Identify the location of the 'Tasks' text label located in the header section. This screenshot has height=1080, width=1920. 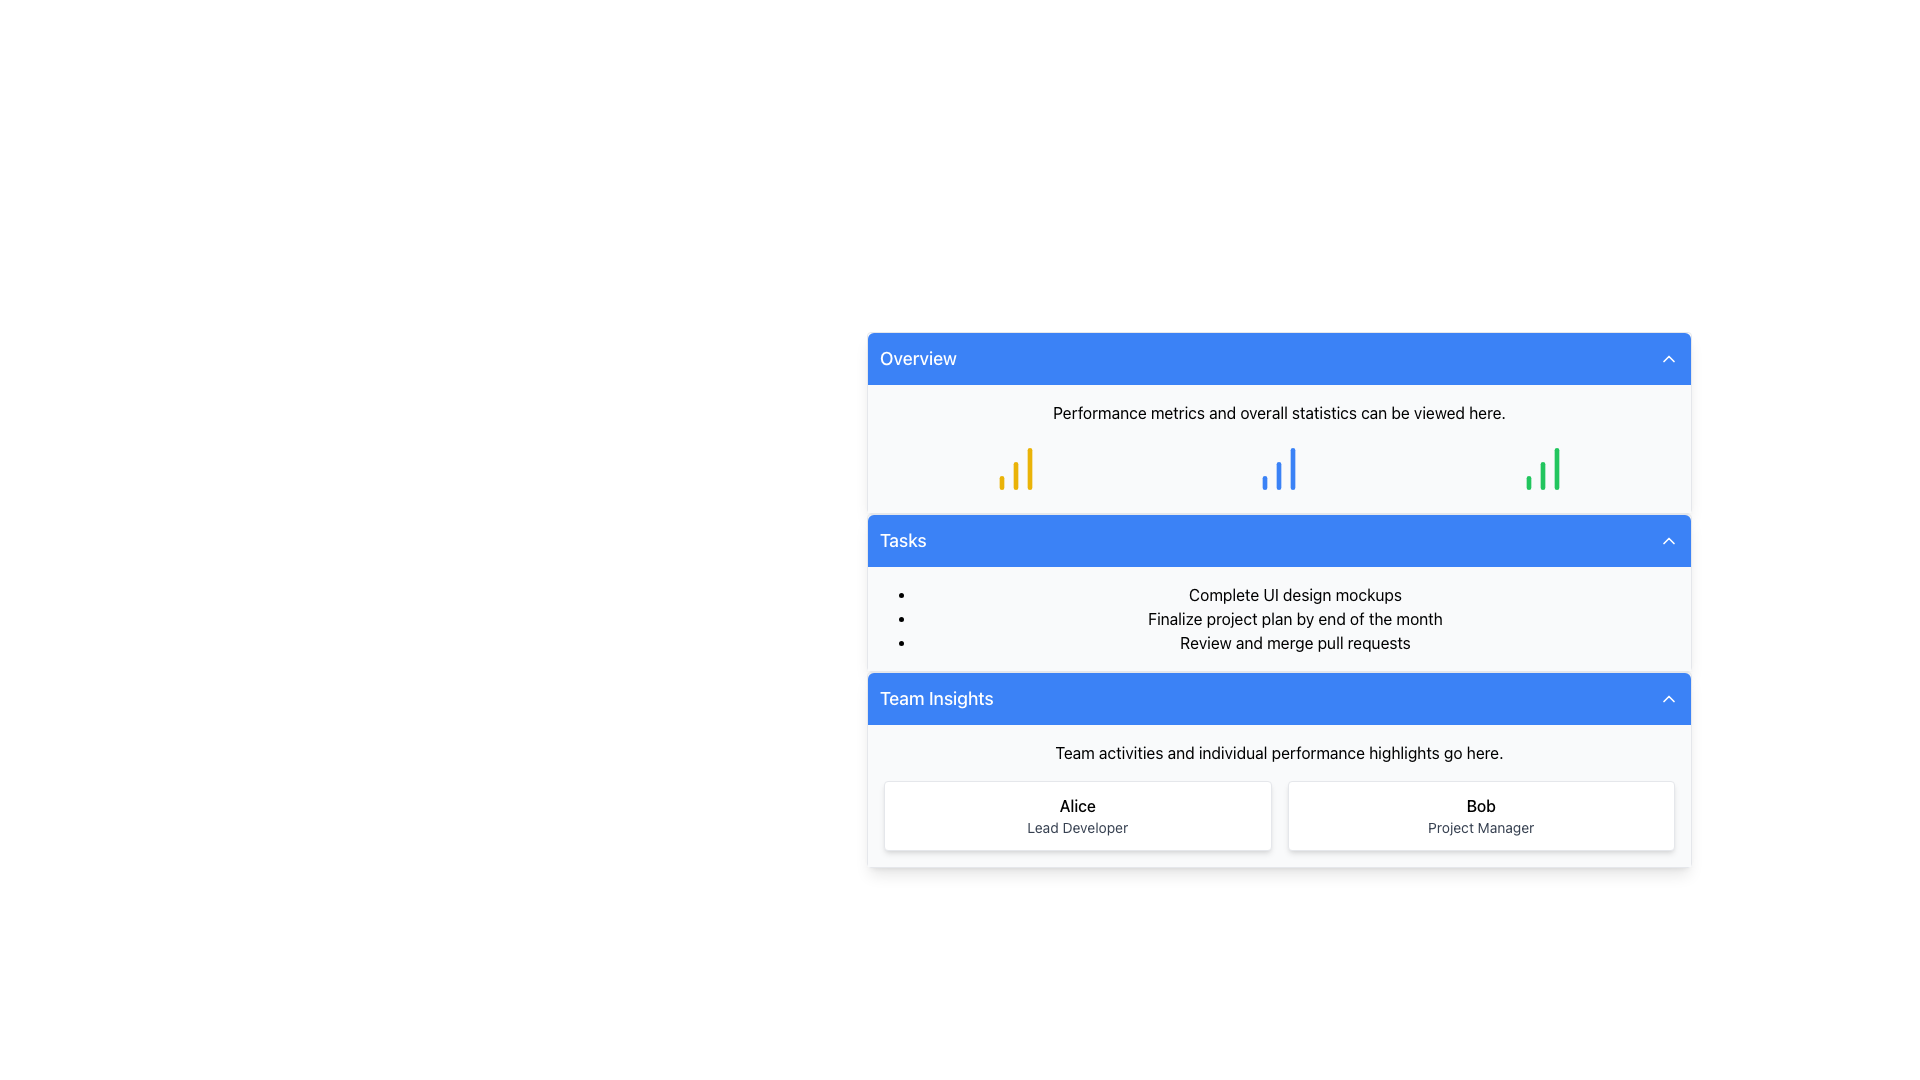
(901, 540).